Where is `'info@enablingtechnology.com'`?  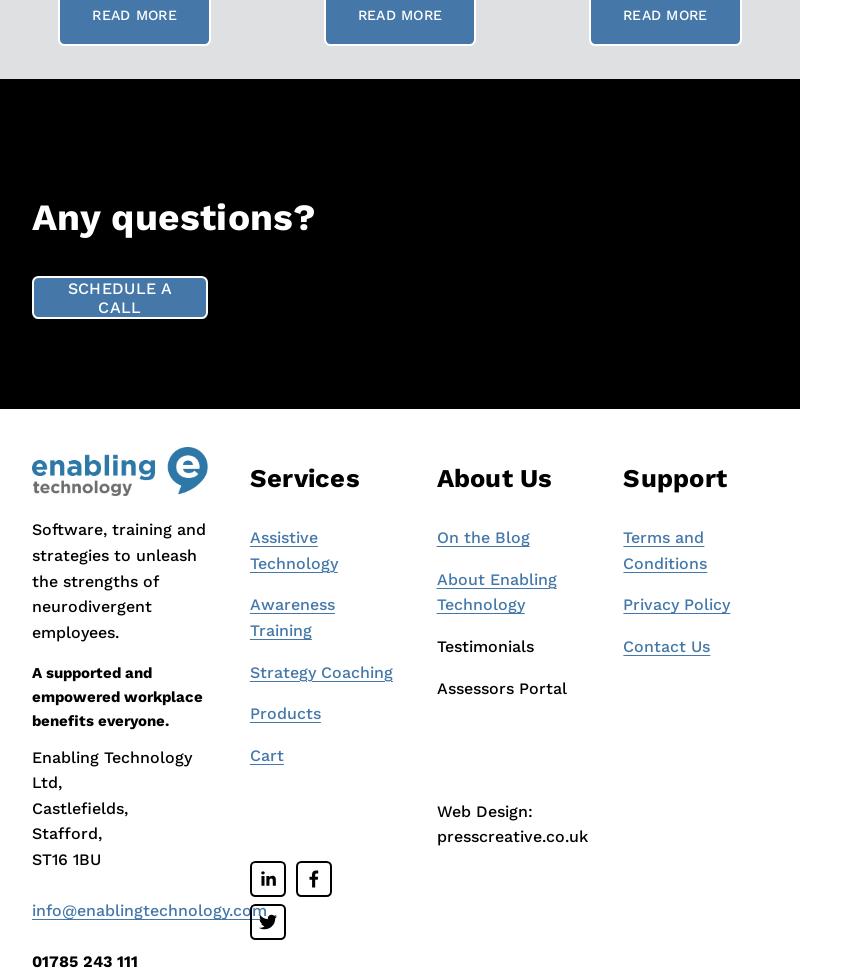
'info@enablingtechnology.com' is located at coordinates (148, 909).